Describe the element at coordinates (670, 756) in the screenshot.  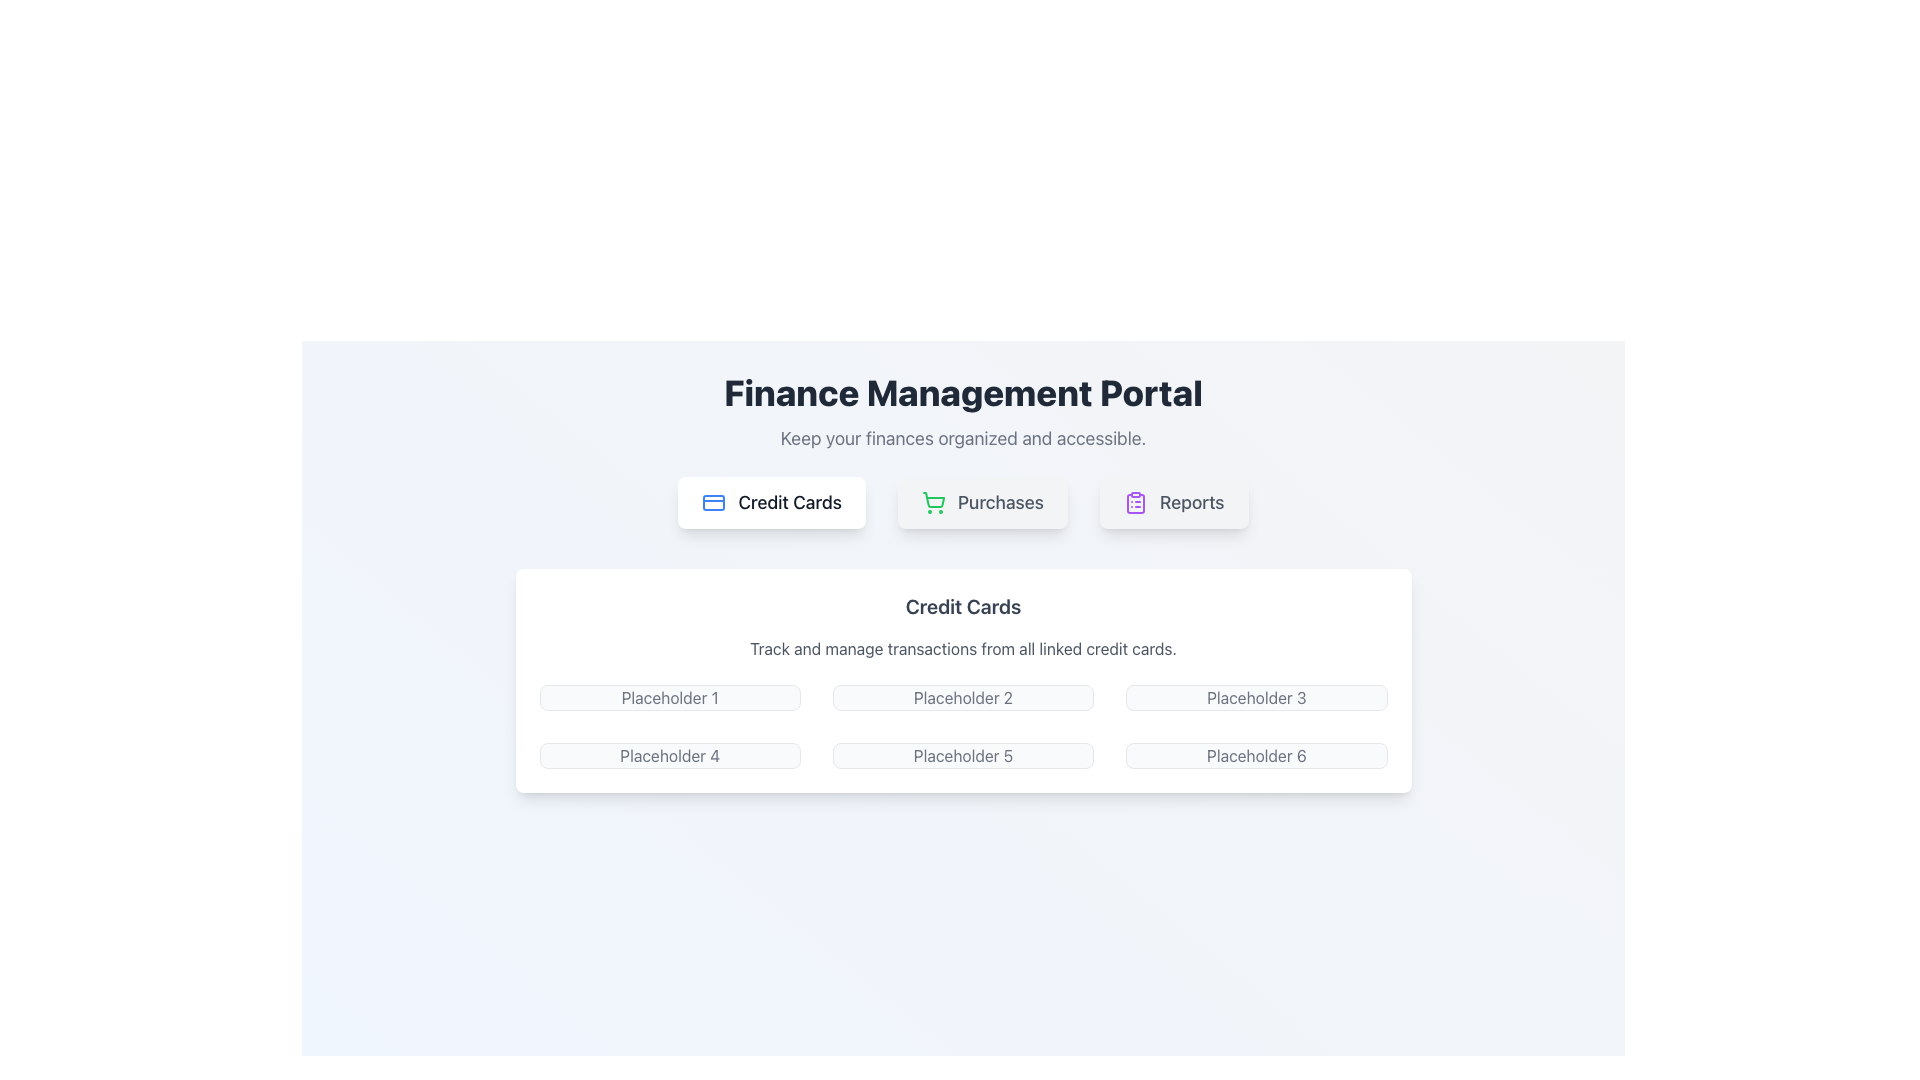
I see `the label displaying 'Placeholder 4' in light gray font, located in the 'Credit Cards' section of the central panel` at that location.